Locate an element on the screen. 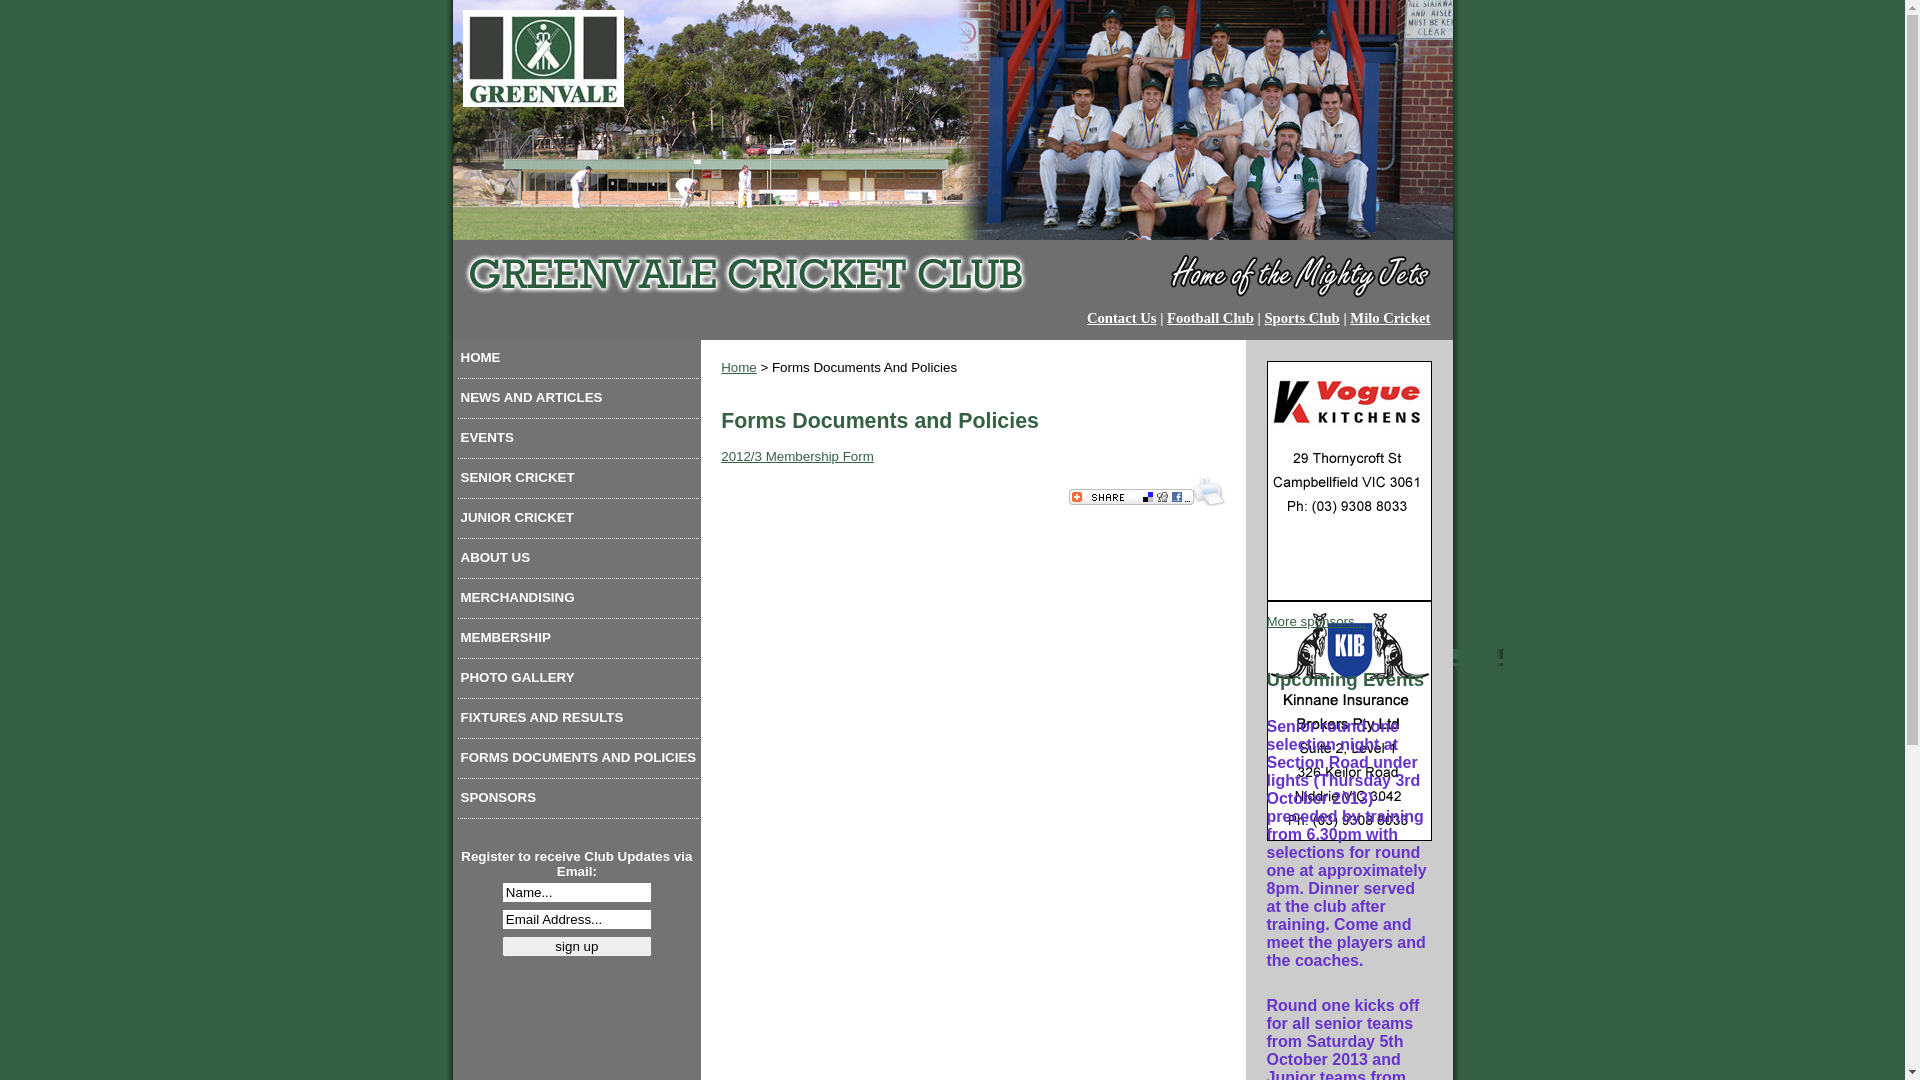 Image resolution: width=1920 pixels, height=1080 pixels. 'sign up' is located at coordinates (502, 945).